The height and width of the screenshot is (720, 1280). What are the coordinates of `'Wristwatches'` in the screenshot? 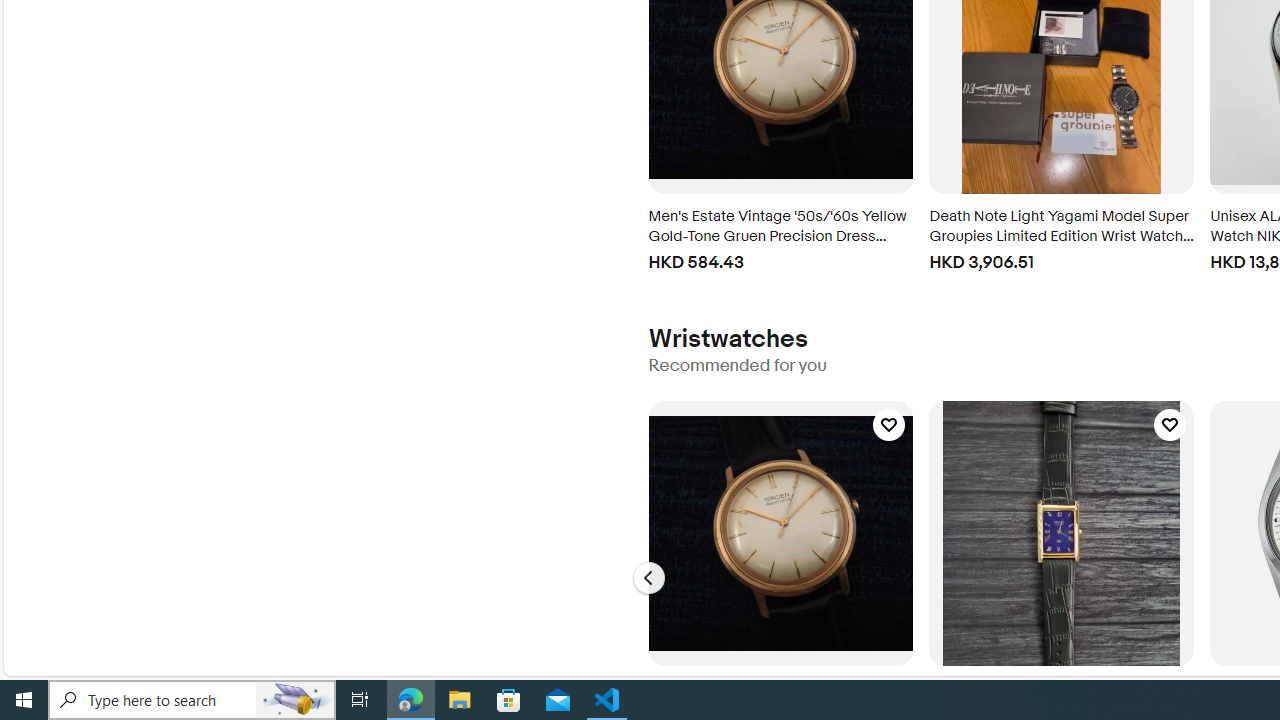 It's located at (726, 338).